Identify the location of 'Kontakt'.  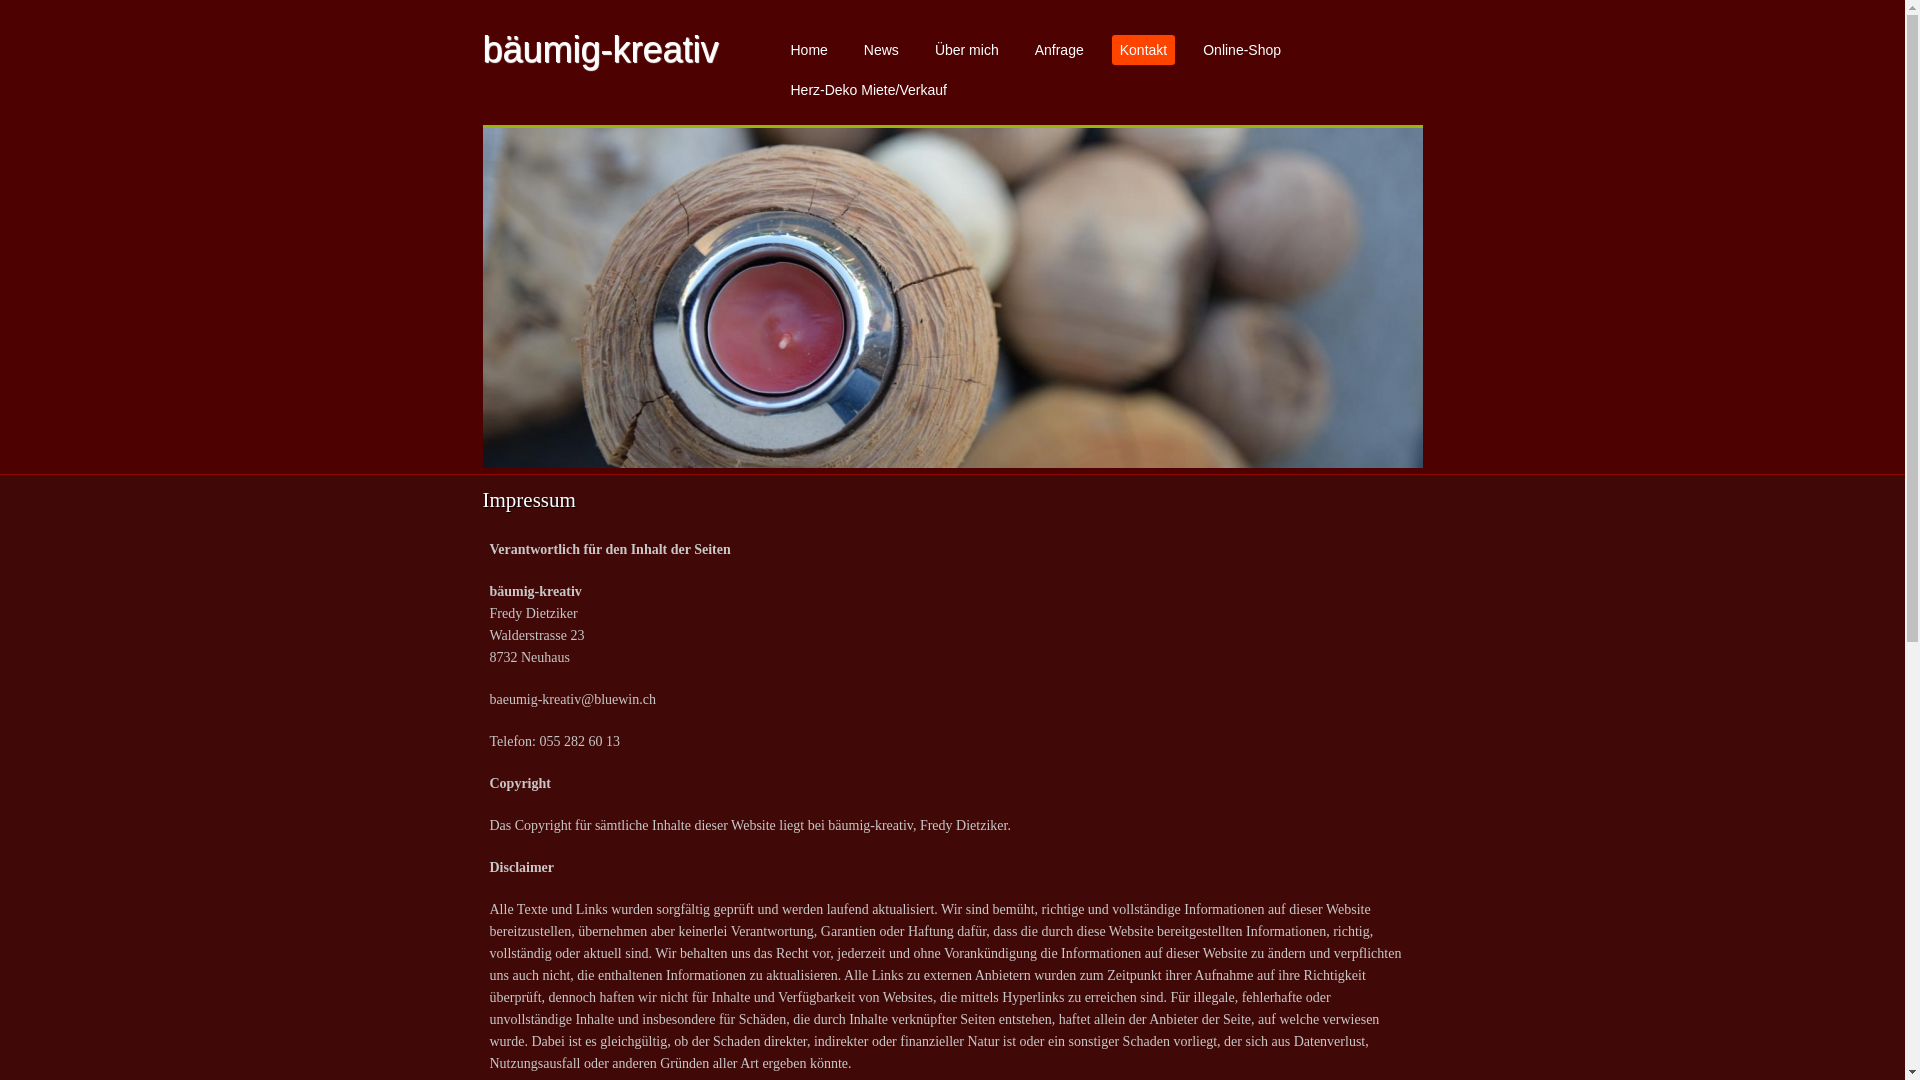
(1111, 49).